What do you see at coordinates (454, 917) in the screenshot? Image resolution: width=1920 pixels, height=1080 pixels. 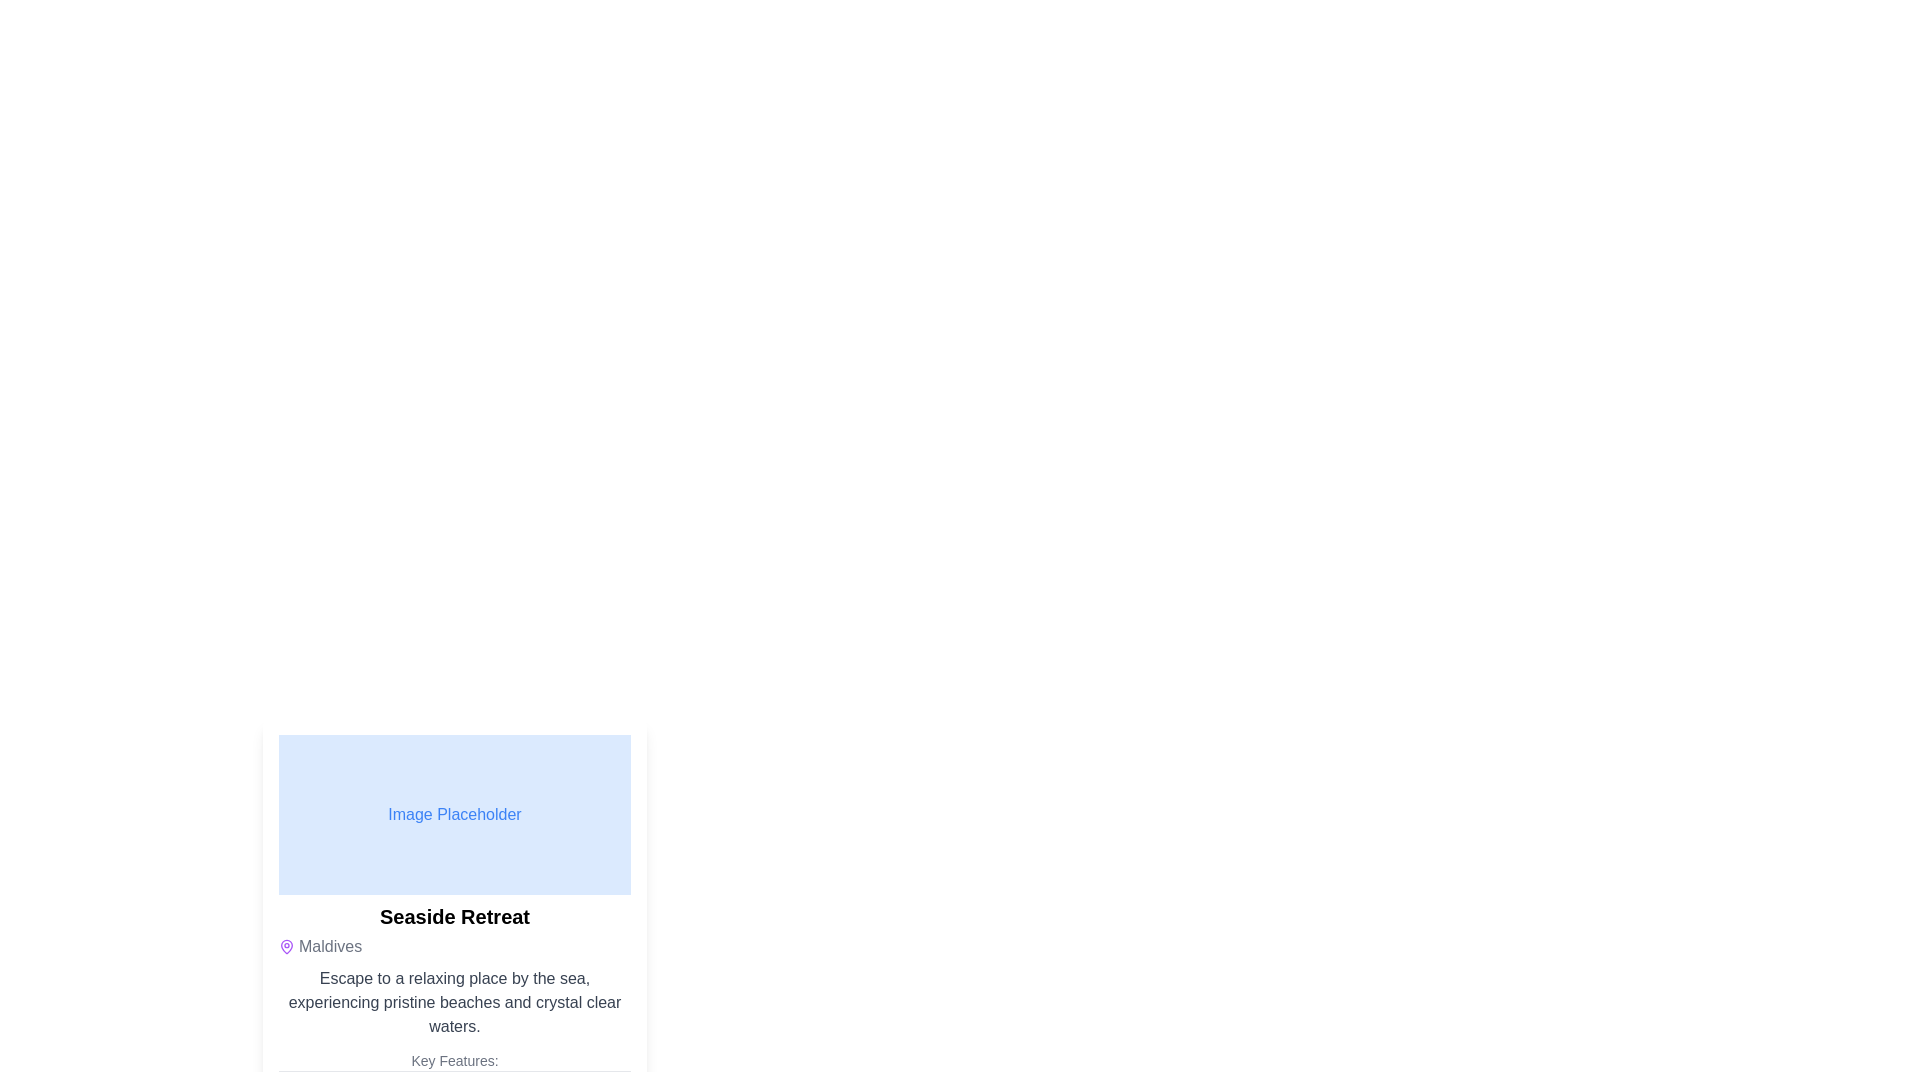 I see `the Text Label indicating the title 'Seaside Retreat' located in the central region of the interface` at bounding box center [454, 917].